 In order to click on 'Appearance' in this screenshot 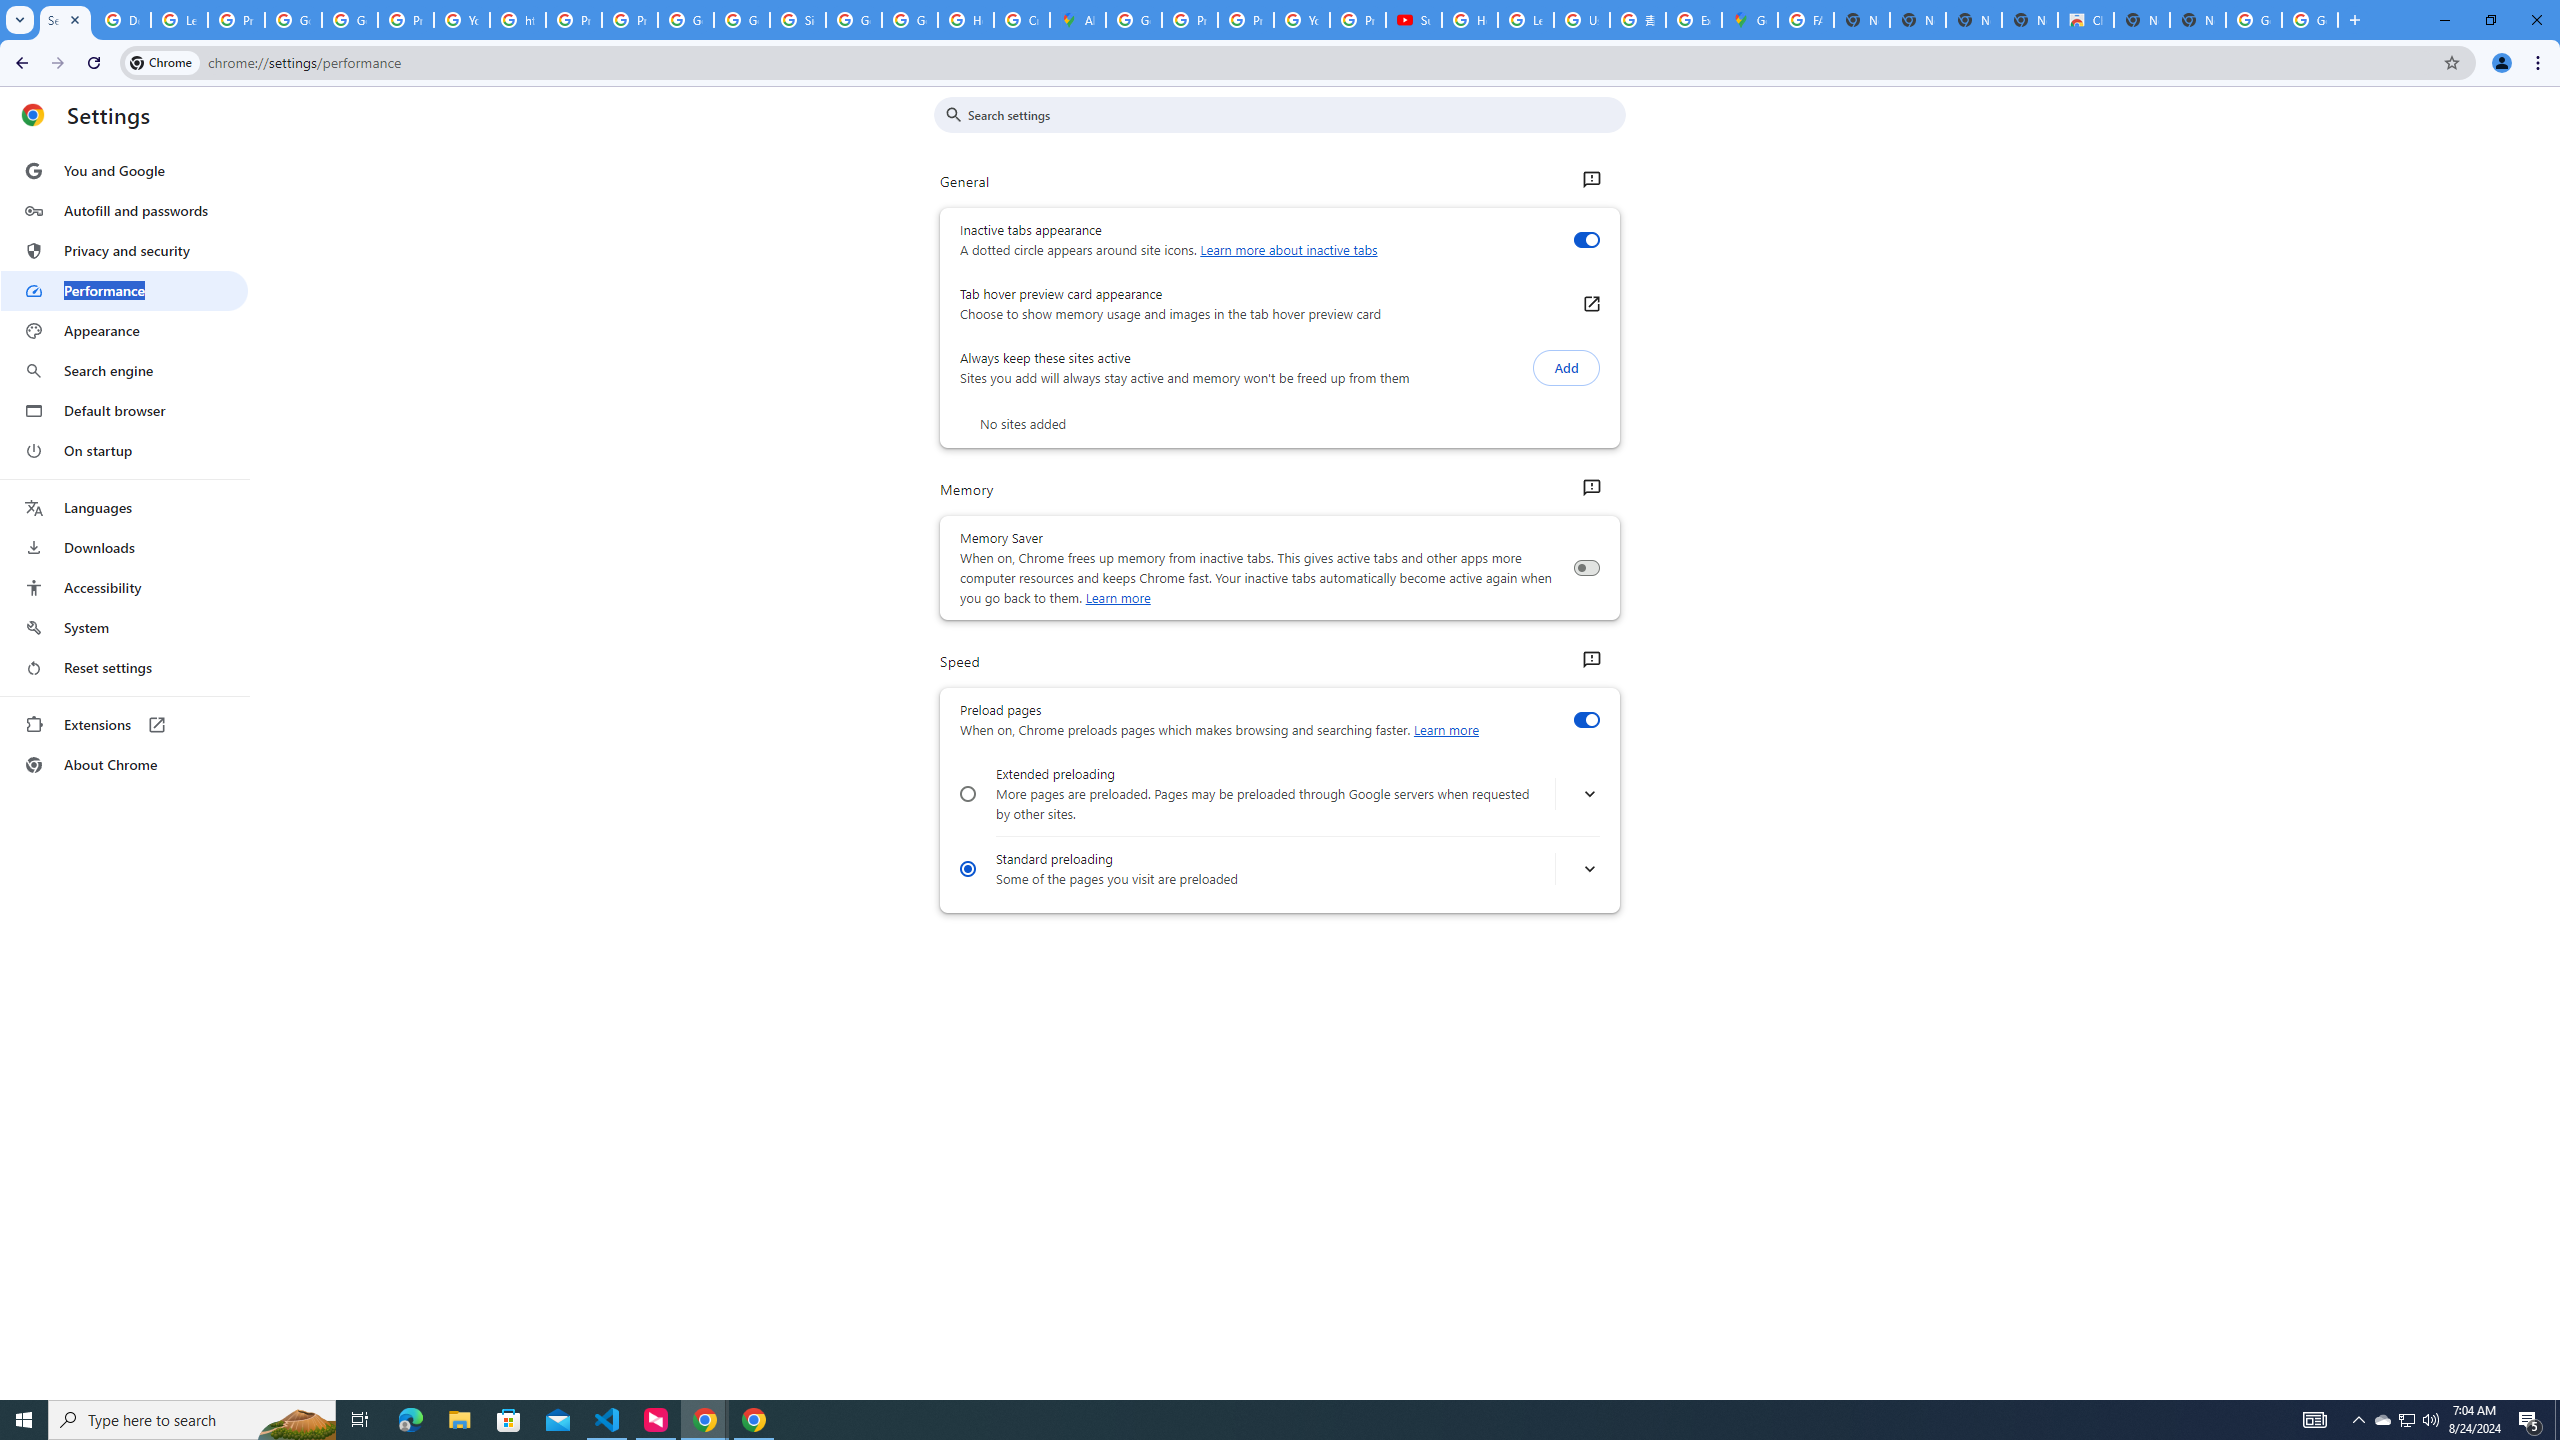, I will do `click(123, 330)`.